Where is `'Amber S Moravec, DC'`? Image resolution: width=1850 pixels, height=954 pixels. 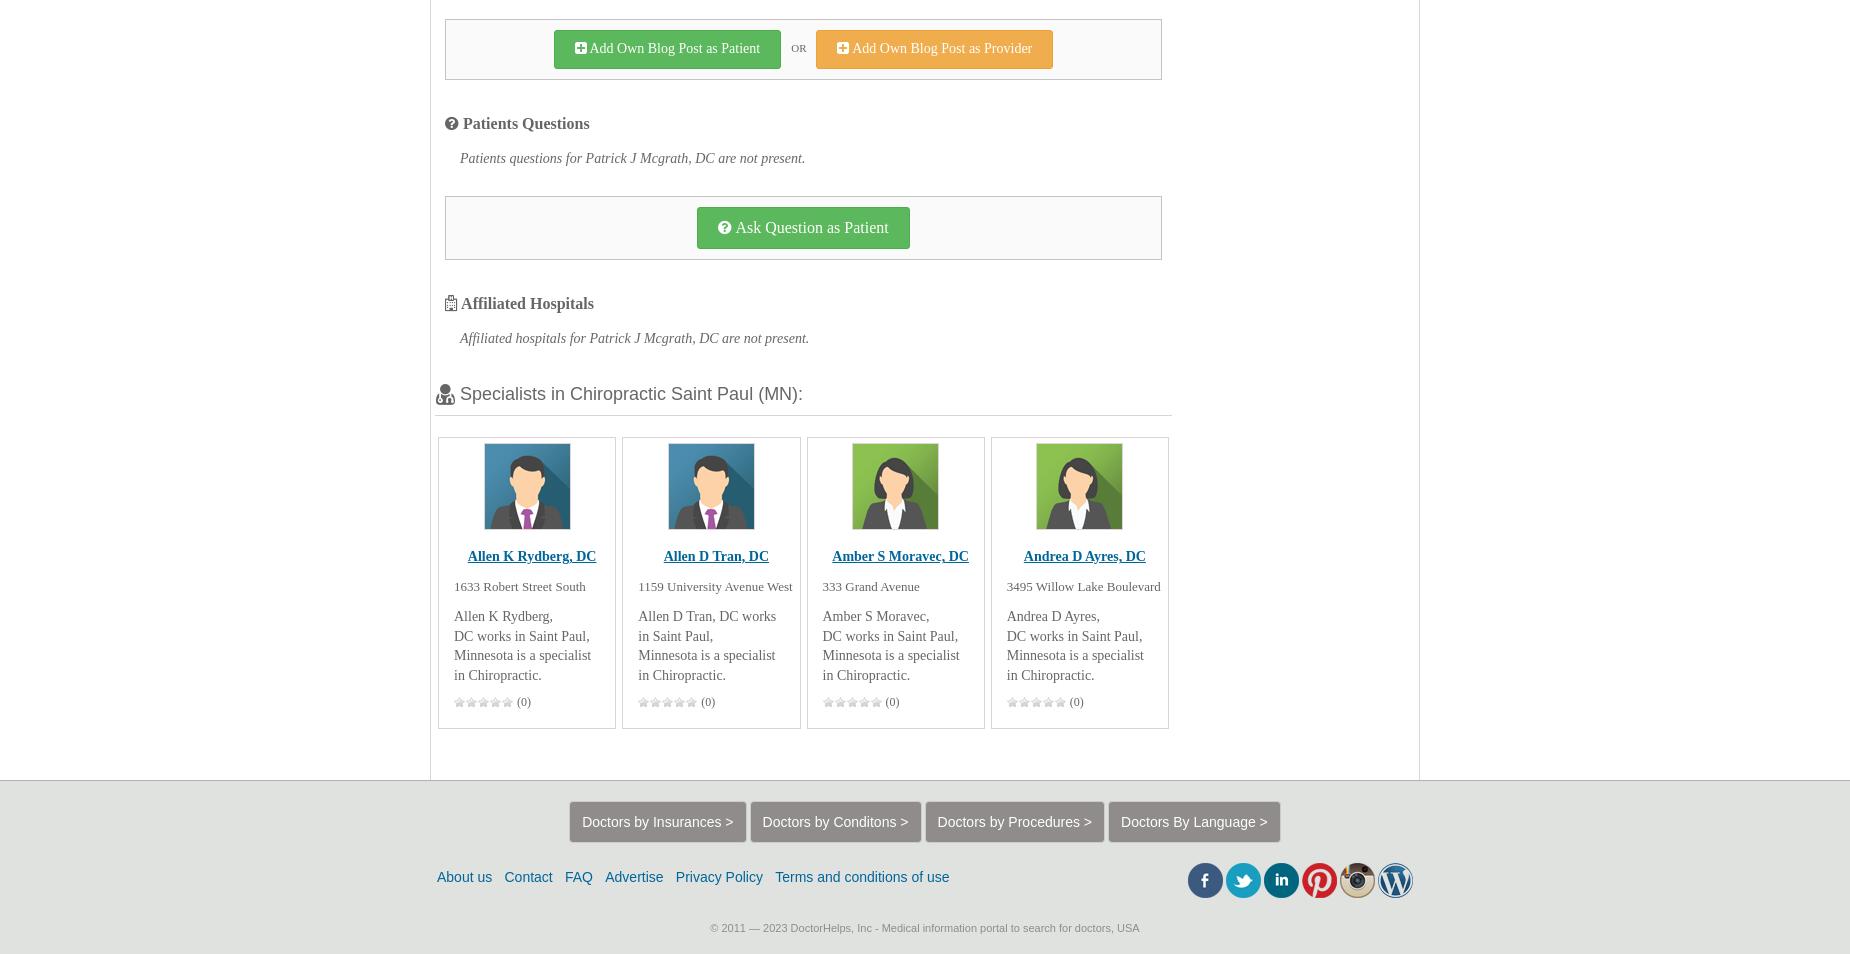 'Amber S Moravec, DC' is located at coordinates (831, 555).